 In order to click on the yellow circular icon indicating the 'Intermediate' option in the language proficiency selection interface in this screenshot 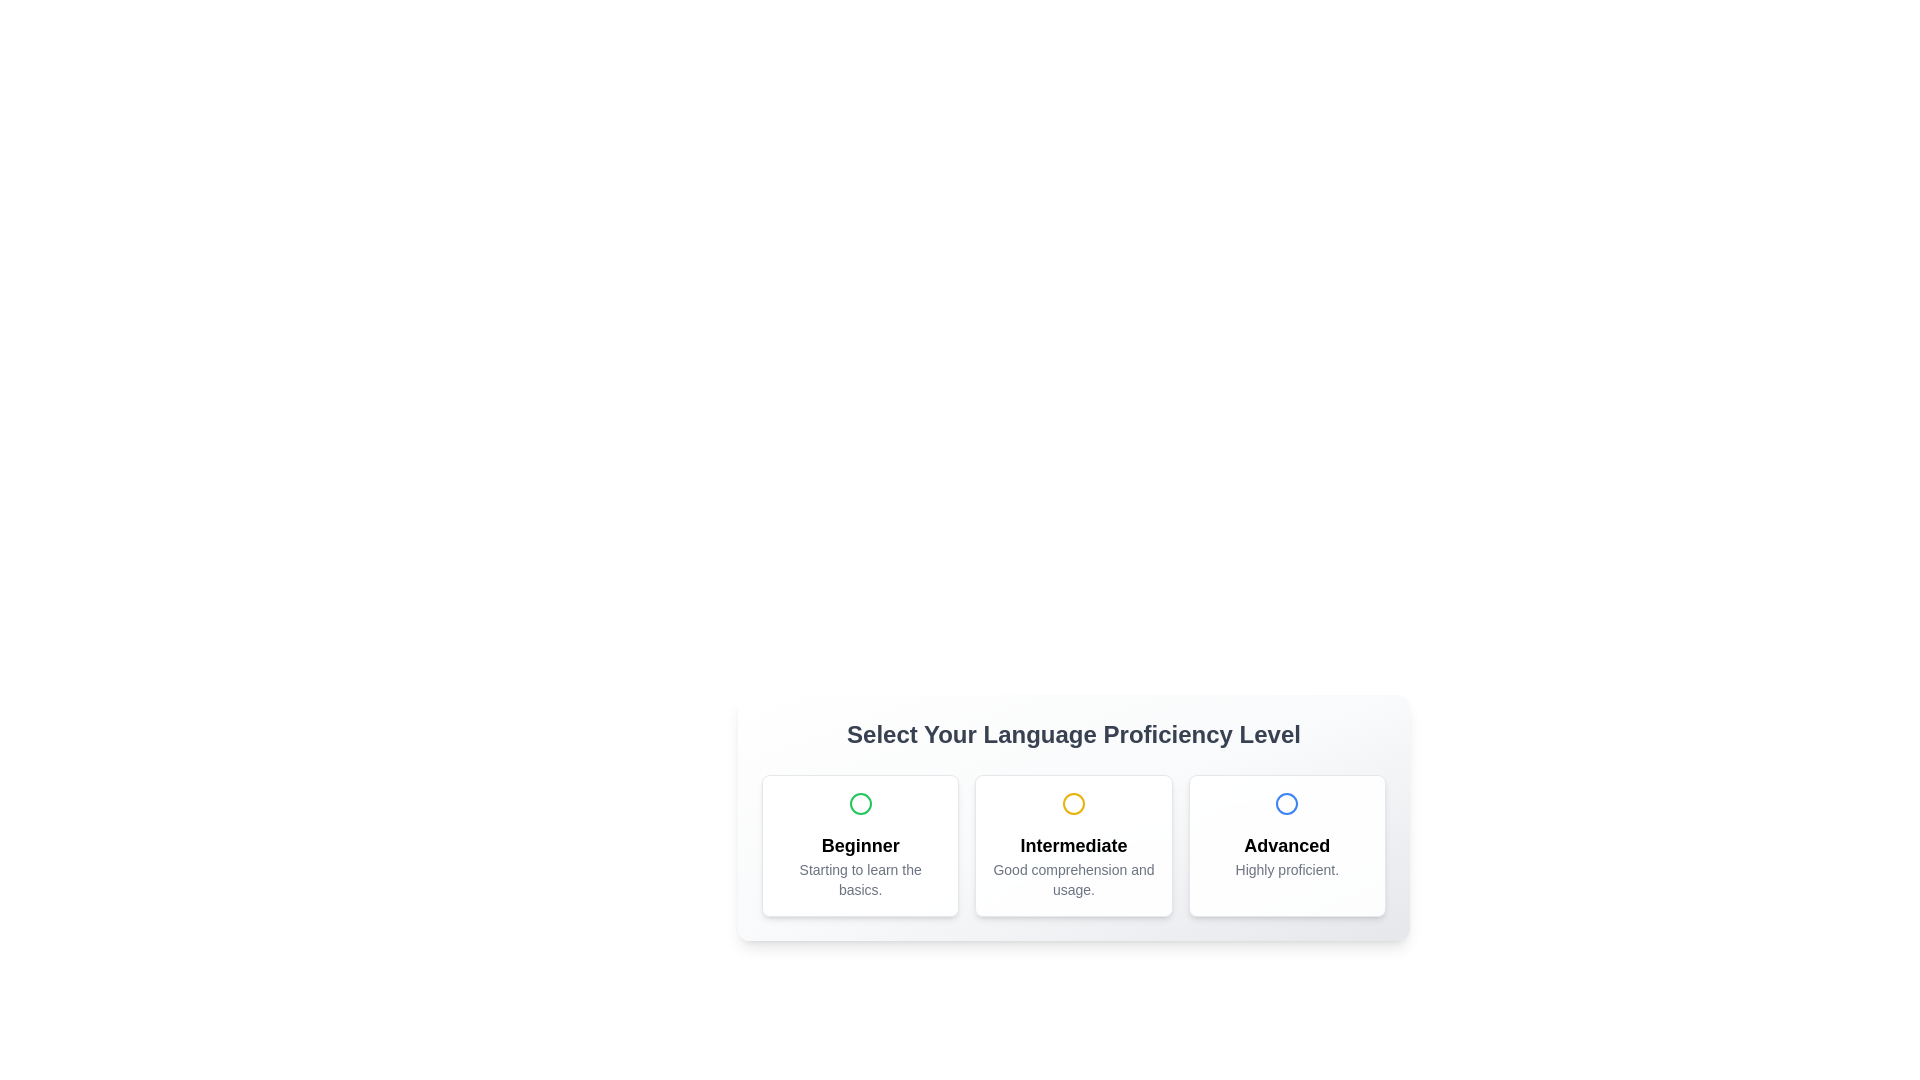, I will do `click(1073, 802)`.